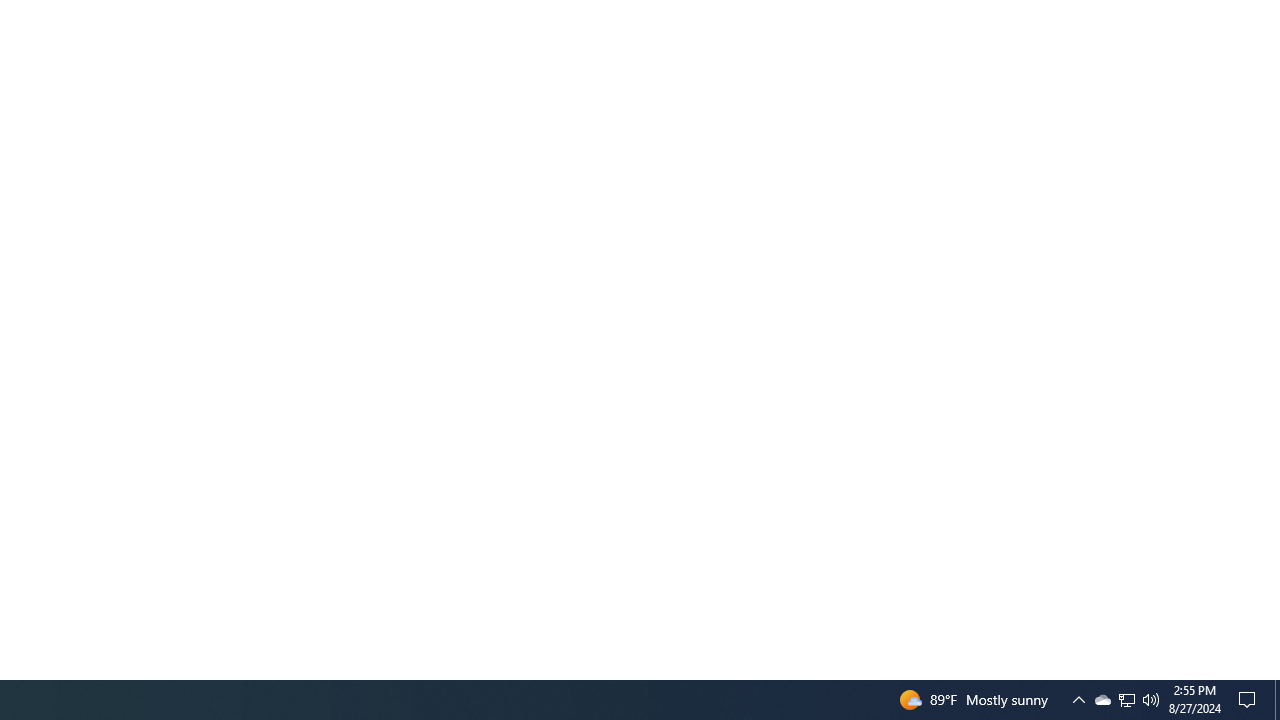  Describe the element at coordinates (1276, 698) in the screenshot. I see `'Show desktop'` at that location.